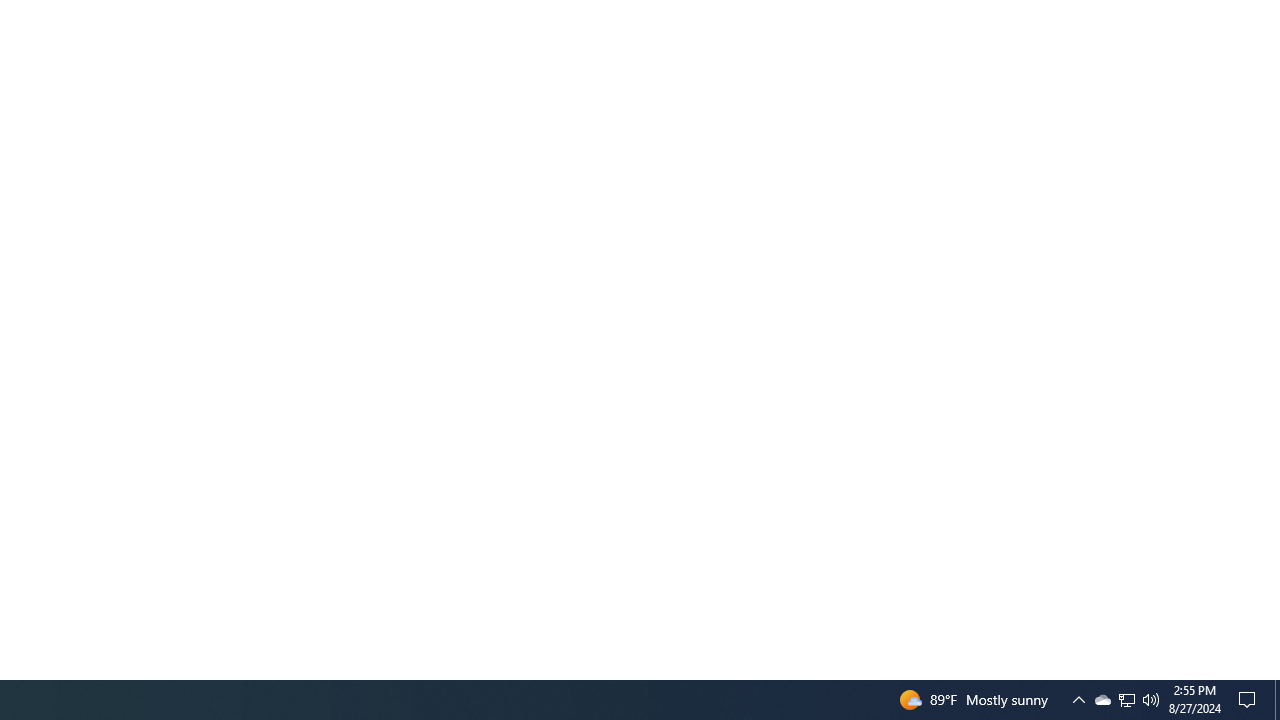  Describe the element at coordinates (1276, 698) in the screenshot. I see `'Show desktop'` at that location.